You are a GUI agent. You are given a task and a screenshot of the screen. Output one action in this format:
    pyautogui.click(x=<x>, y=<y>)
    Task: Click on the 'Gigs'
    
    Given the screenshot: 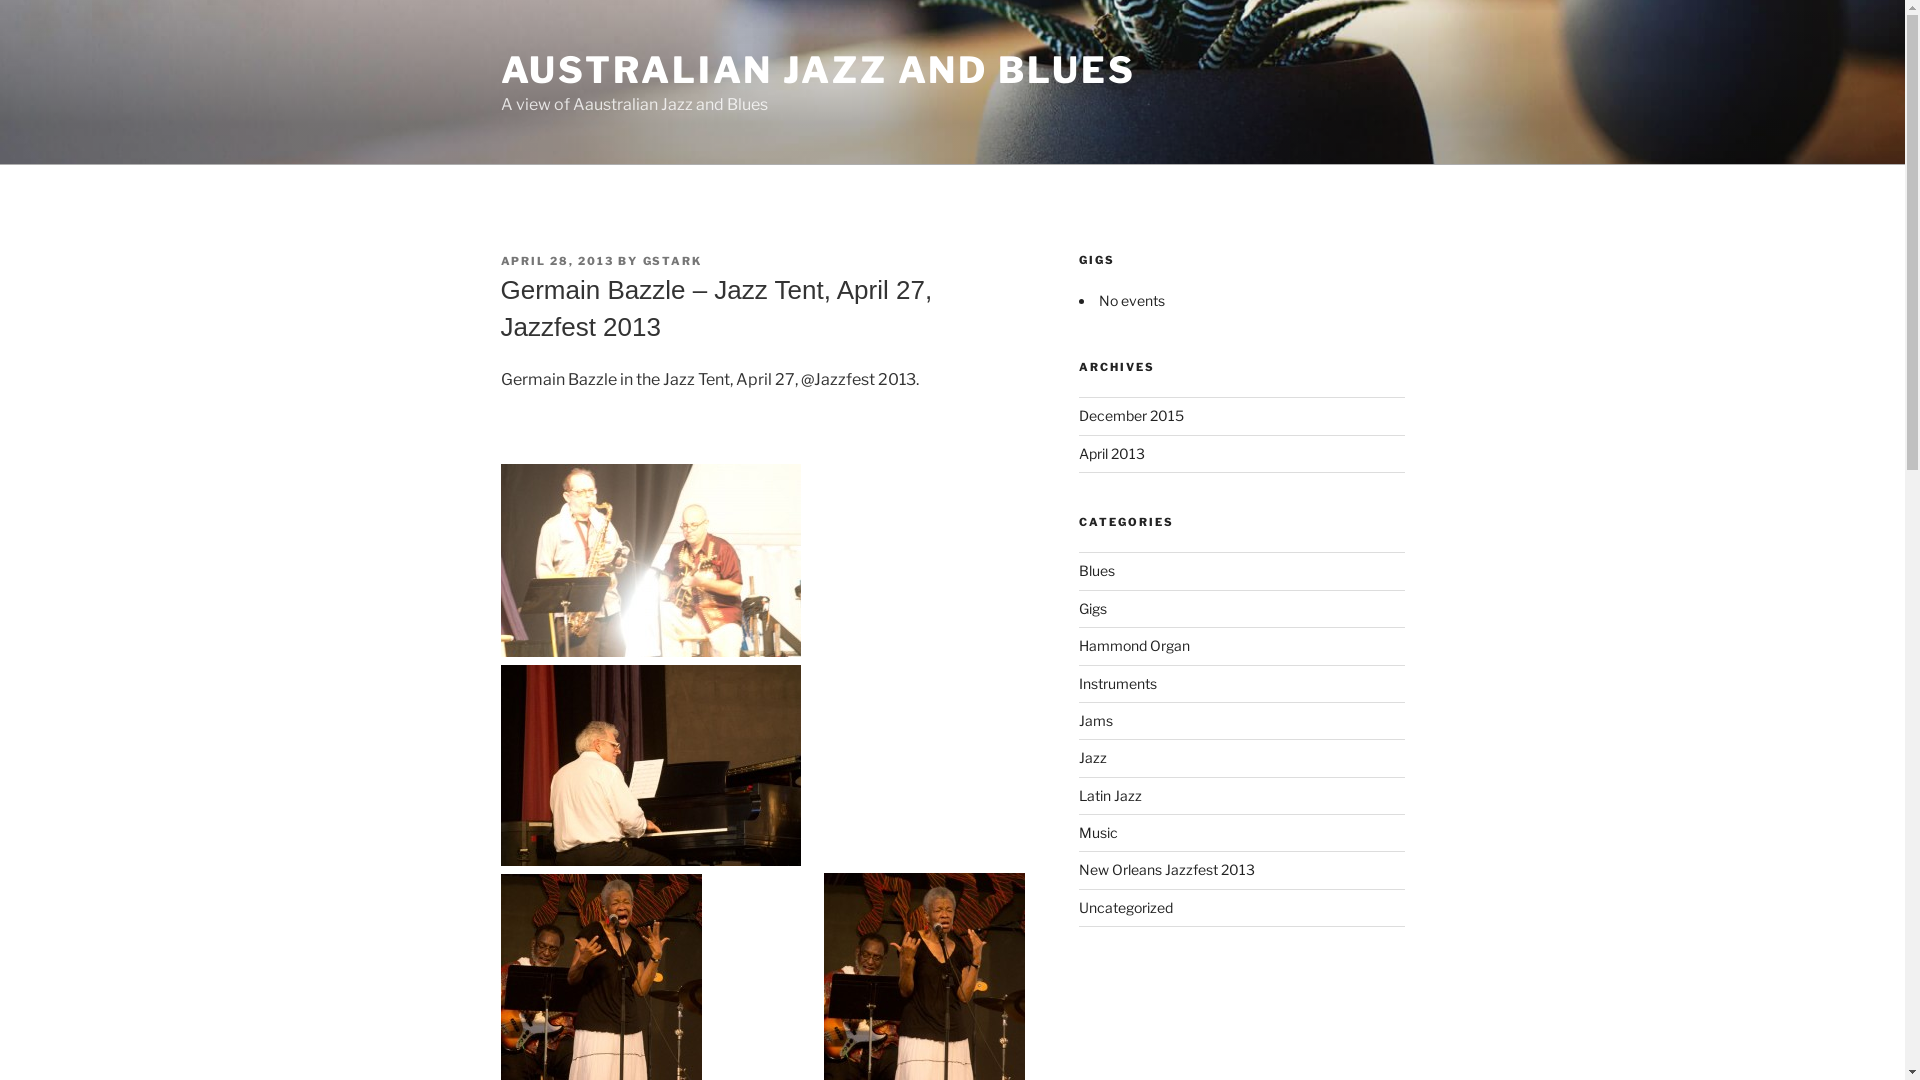 What is the action you would take?
    pyautogui.click(x=1092, y=607)
    